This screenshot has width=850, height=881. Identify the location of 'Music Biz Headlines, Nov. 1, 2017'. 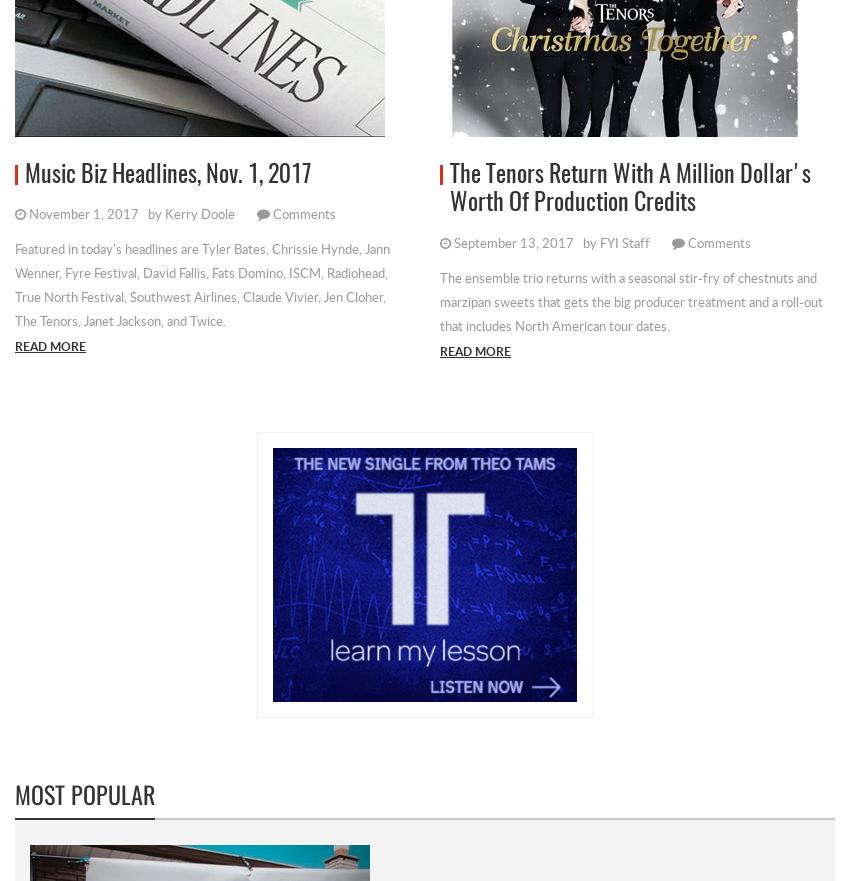
(167, 174).